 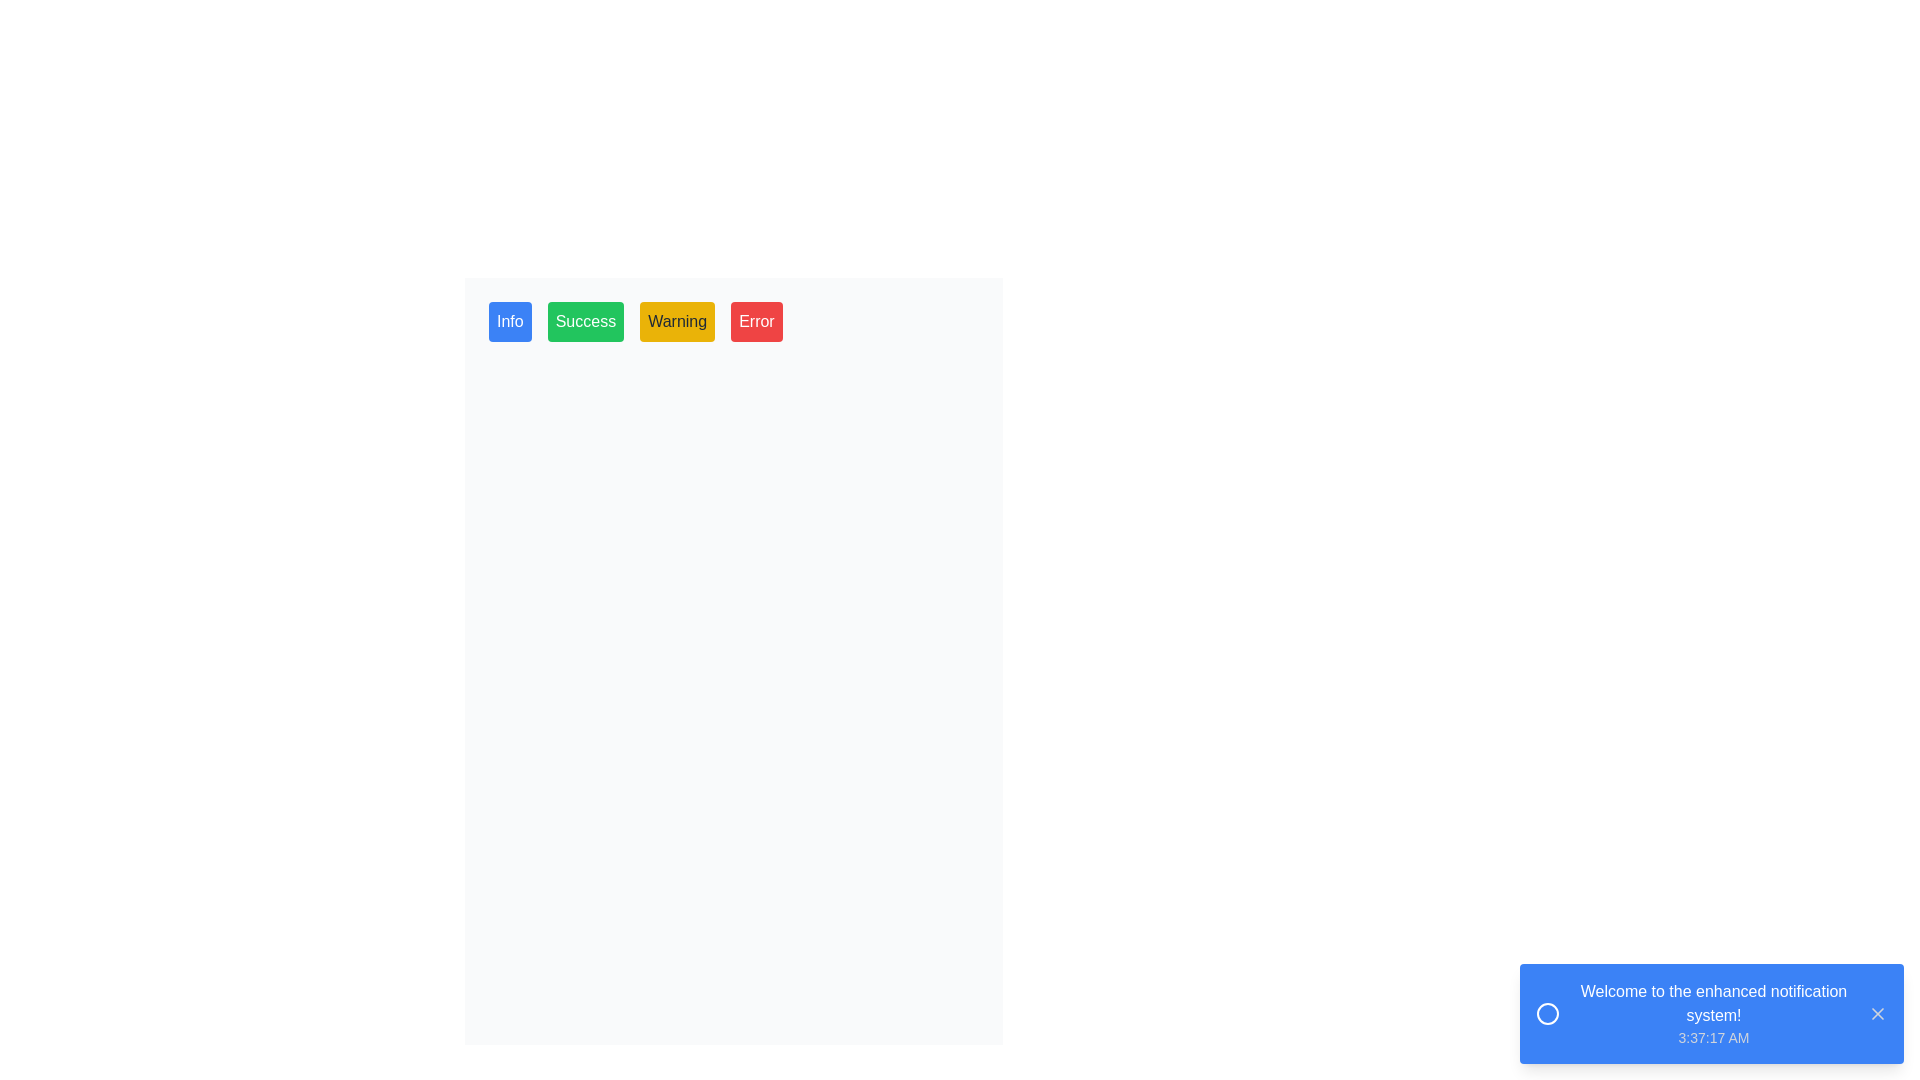 I want to click on the 'Error' button, which is a rectangular button with a red background and white text, so click(x=755, y=320).